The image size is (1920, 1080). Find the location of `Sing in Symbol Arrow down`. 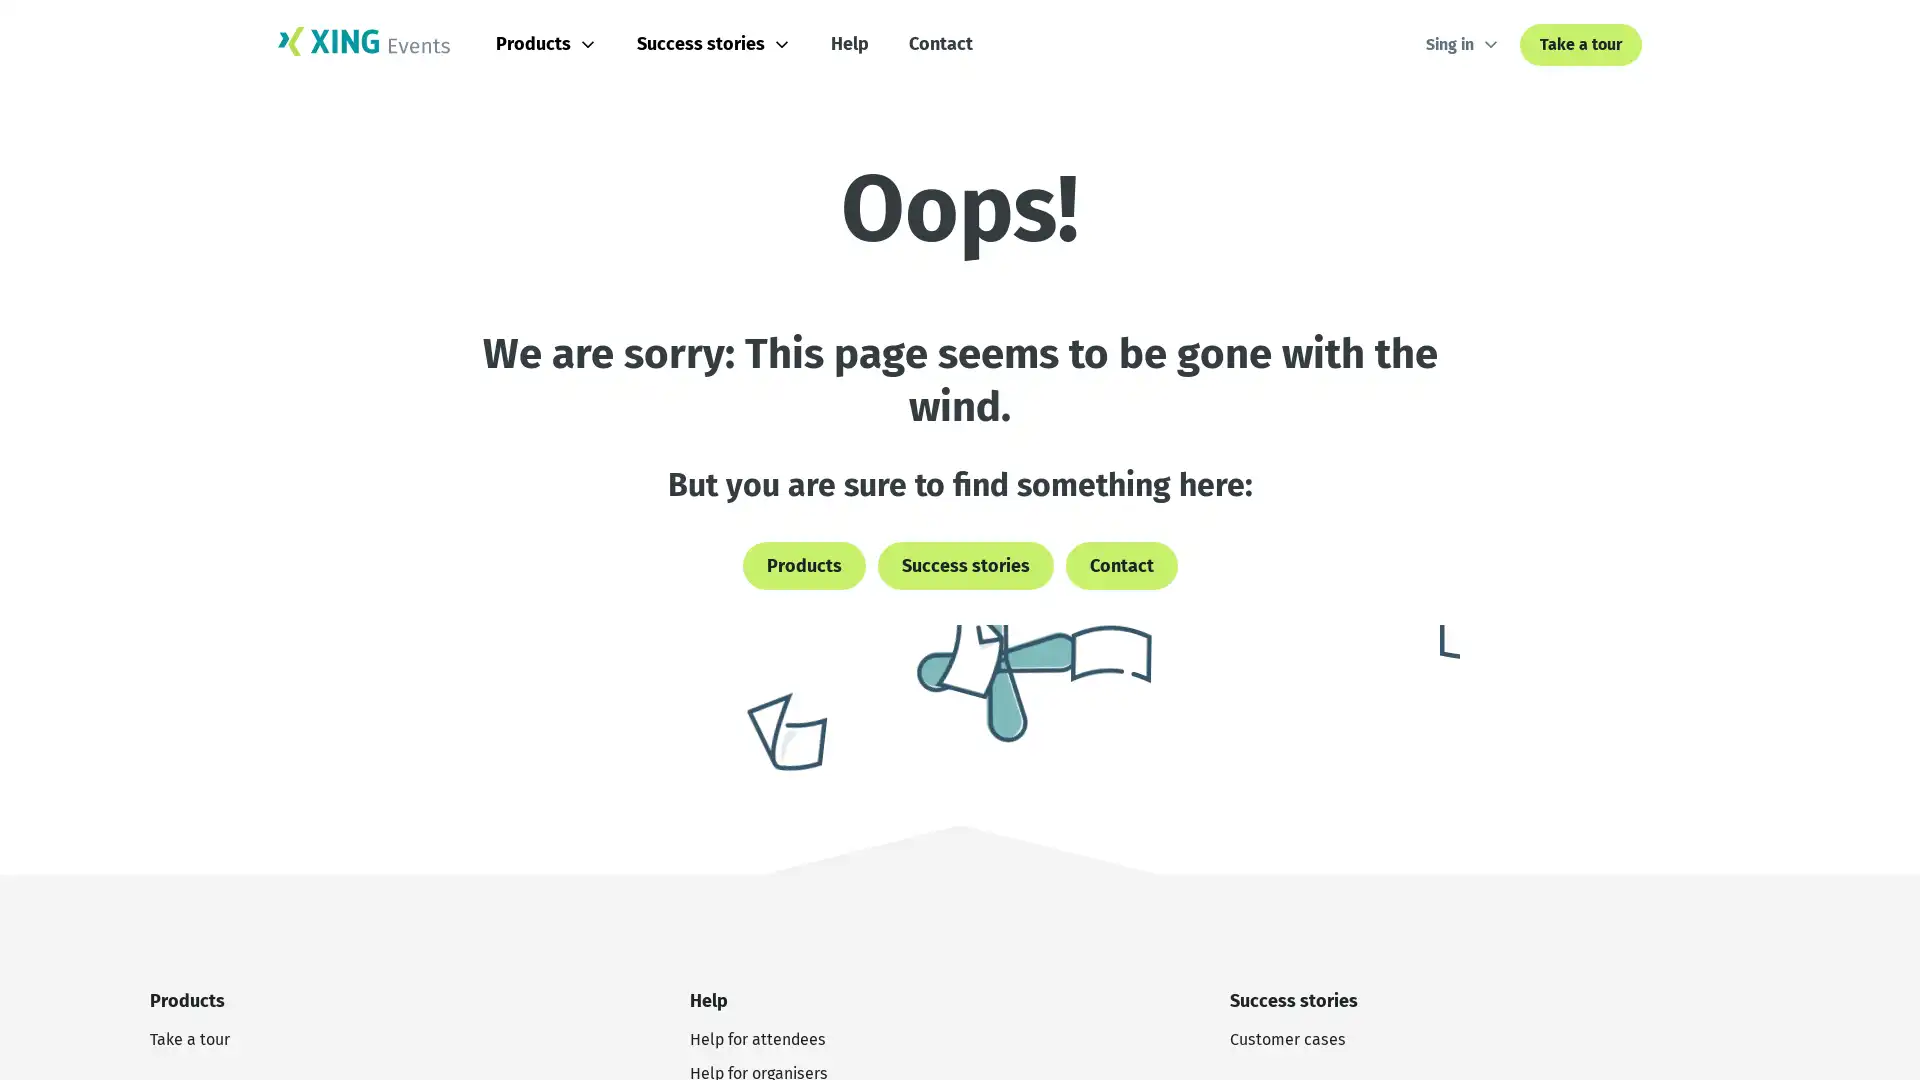

Sing in Symbol Arrow down is located at coordinates (1463, 45).